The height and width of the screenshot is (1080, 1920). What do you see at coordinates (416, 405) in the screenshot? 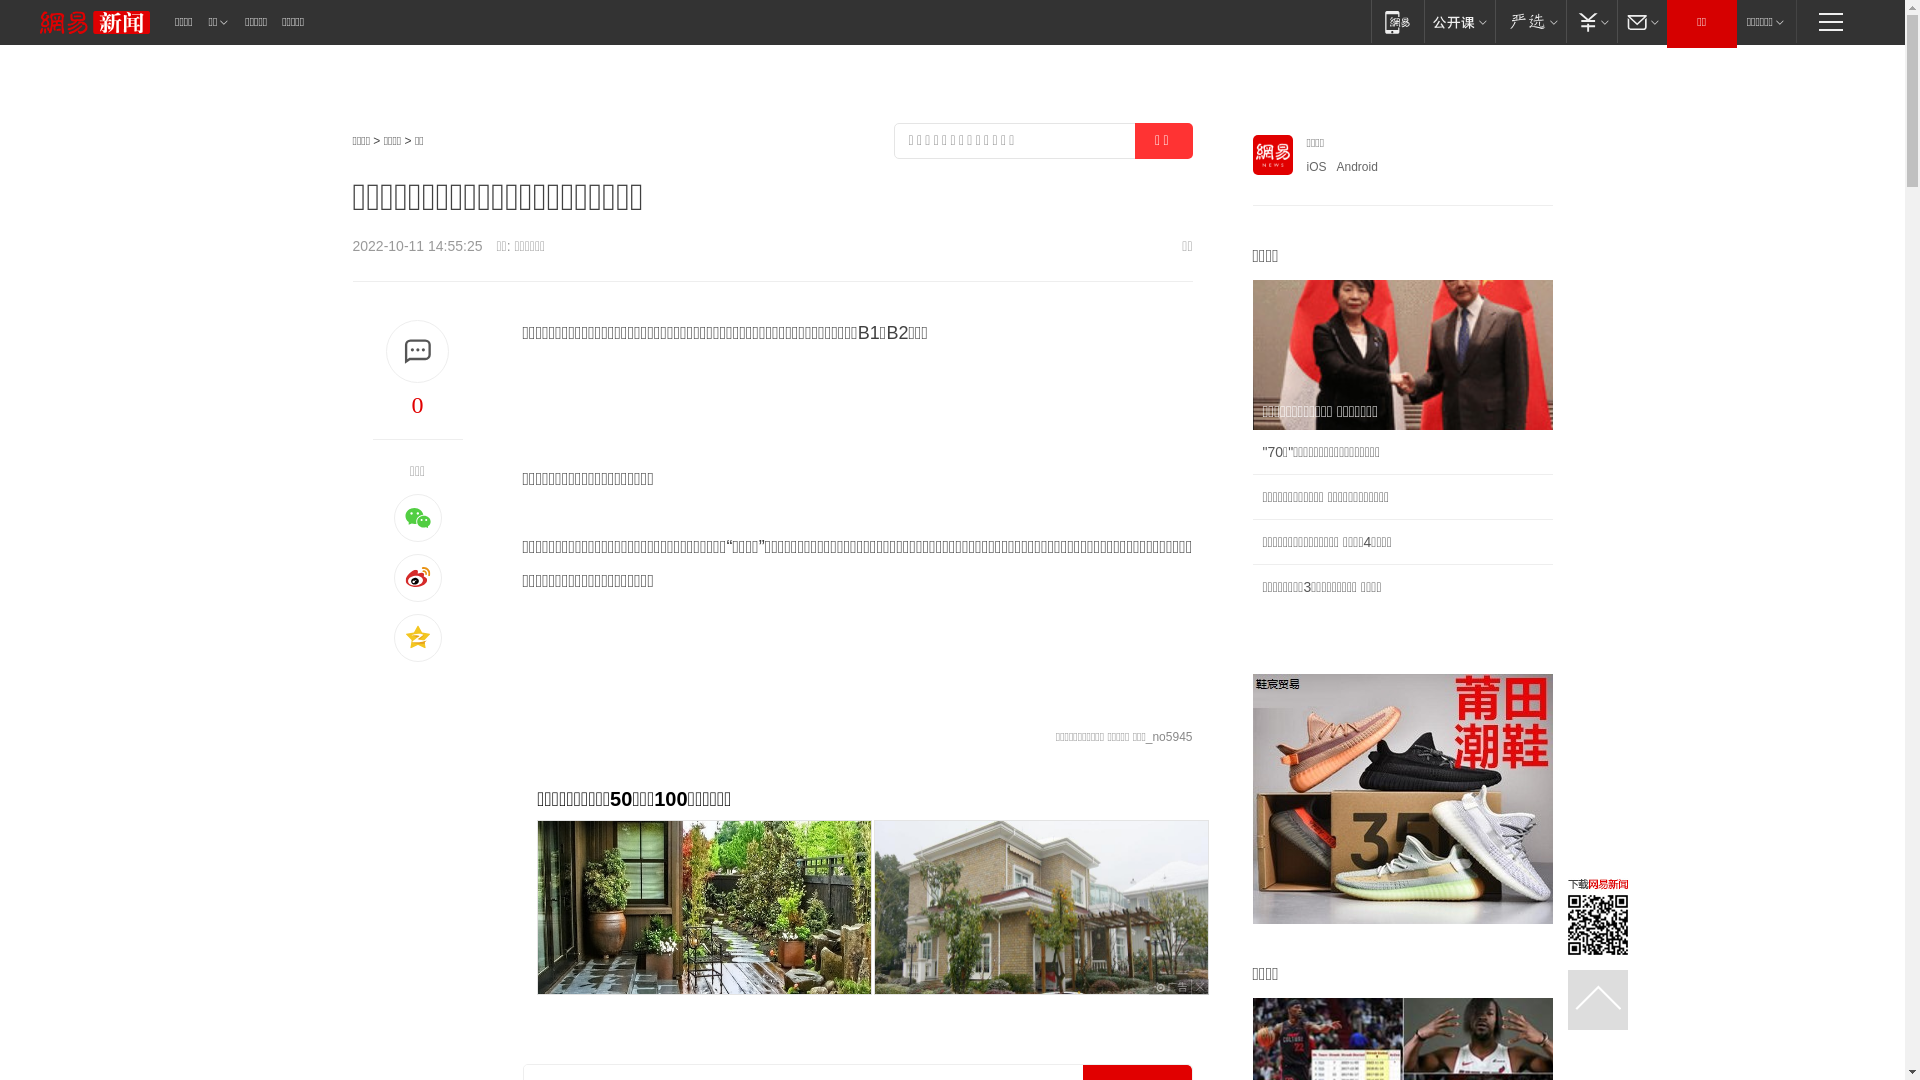
I see `'0'` at bounding box center [416, 405].